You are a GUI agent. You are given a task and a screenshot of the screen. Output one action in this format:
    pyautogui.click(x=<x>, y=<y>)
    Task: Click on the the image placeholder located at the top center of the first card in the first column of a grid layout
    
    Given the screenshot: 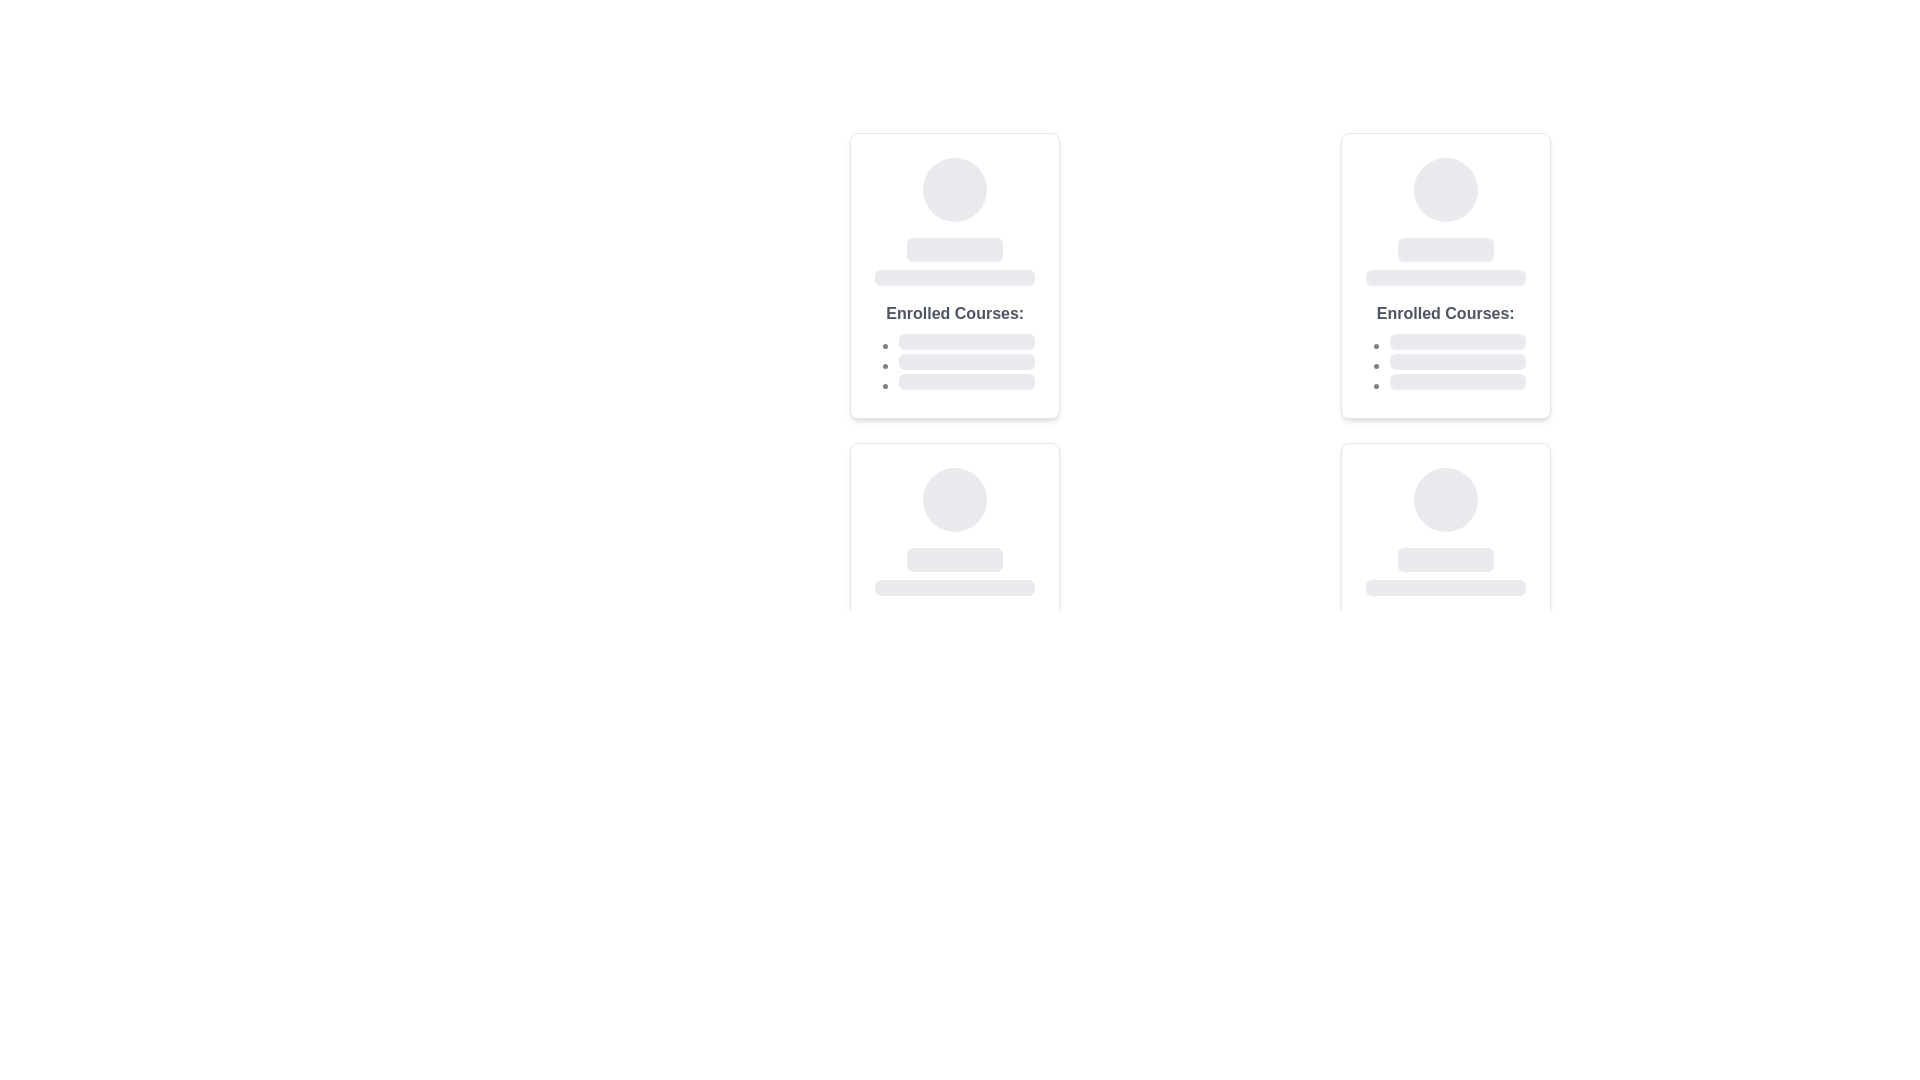 What is the action you would take?
    pyautogui.click(x=954, y=189)
    